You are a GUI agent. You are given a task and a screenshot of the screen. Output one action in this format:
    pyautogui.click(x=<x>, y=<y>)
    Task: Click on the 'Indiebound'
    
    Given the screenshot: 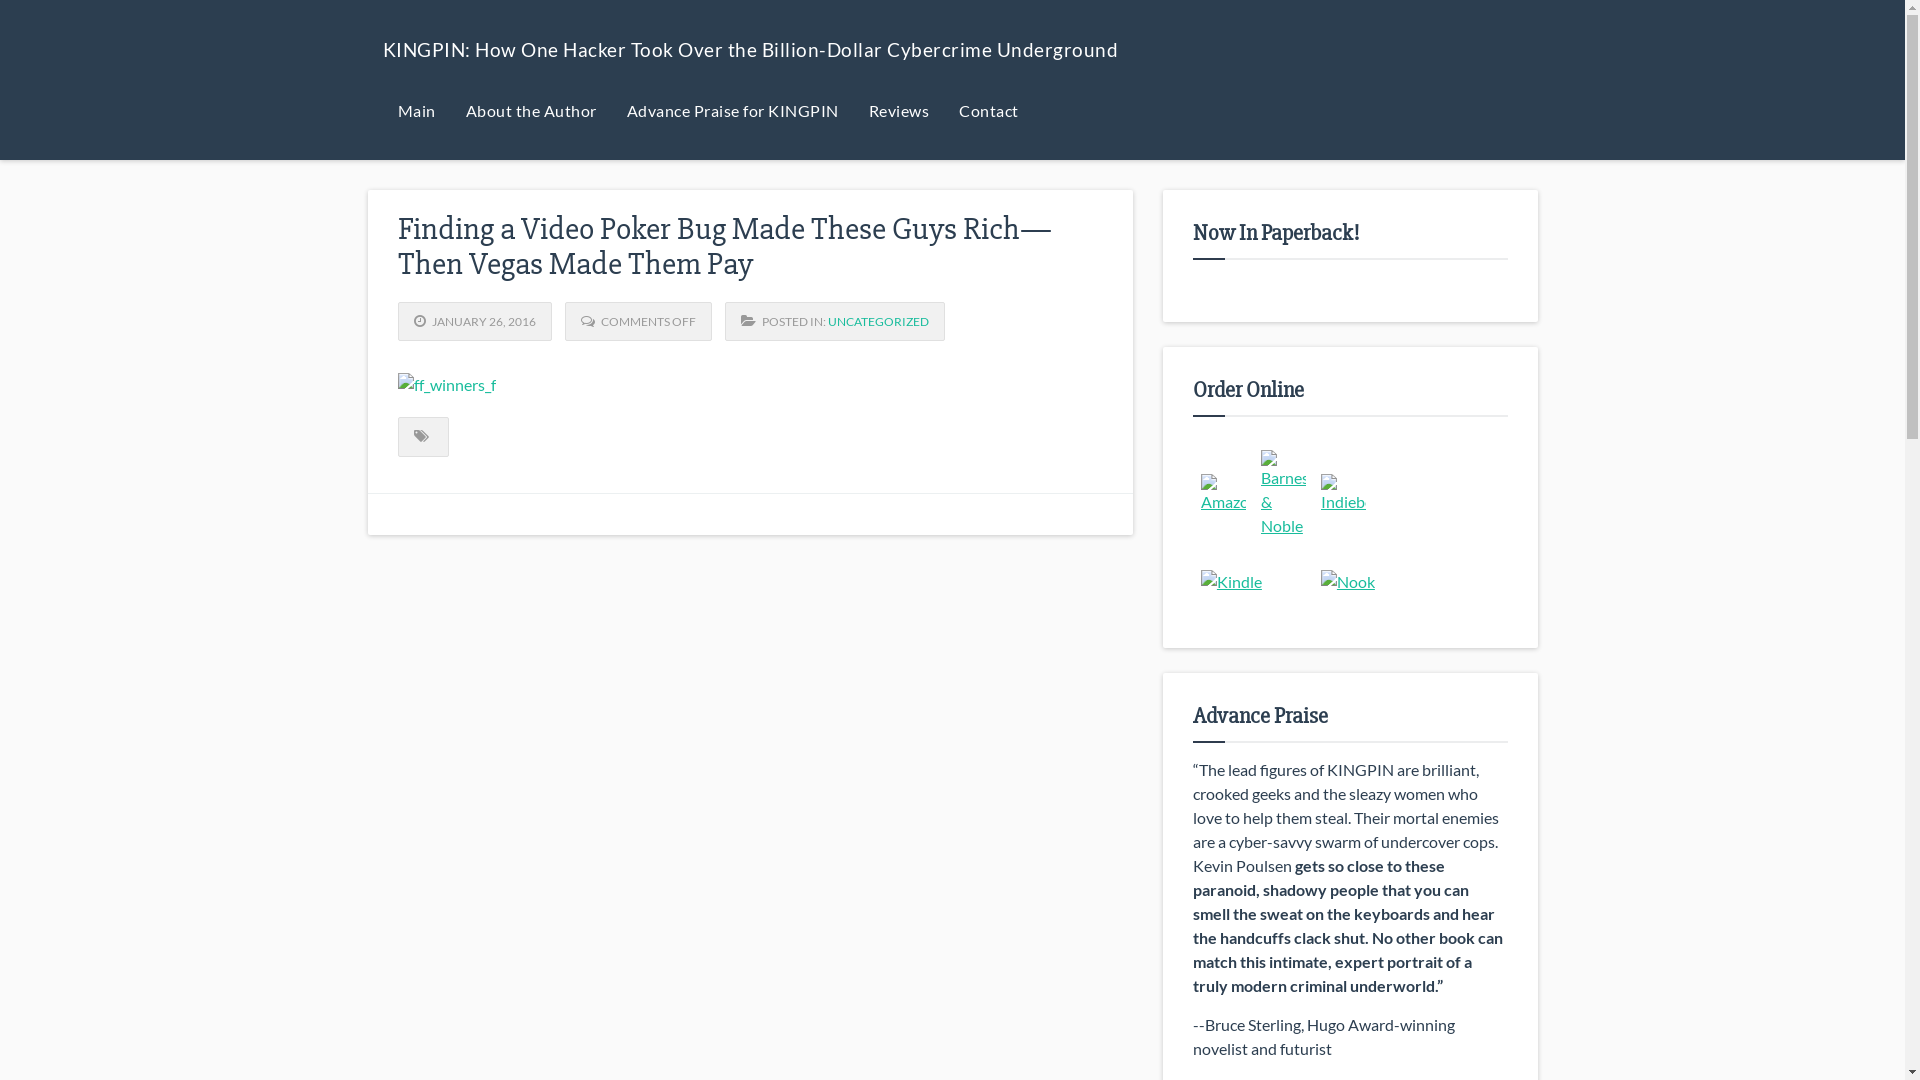 What is the action you would take?
    pyautogui.click(x=1343, y=493)
    